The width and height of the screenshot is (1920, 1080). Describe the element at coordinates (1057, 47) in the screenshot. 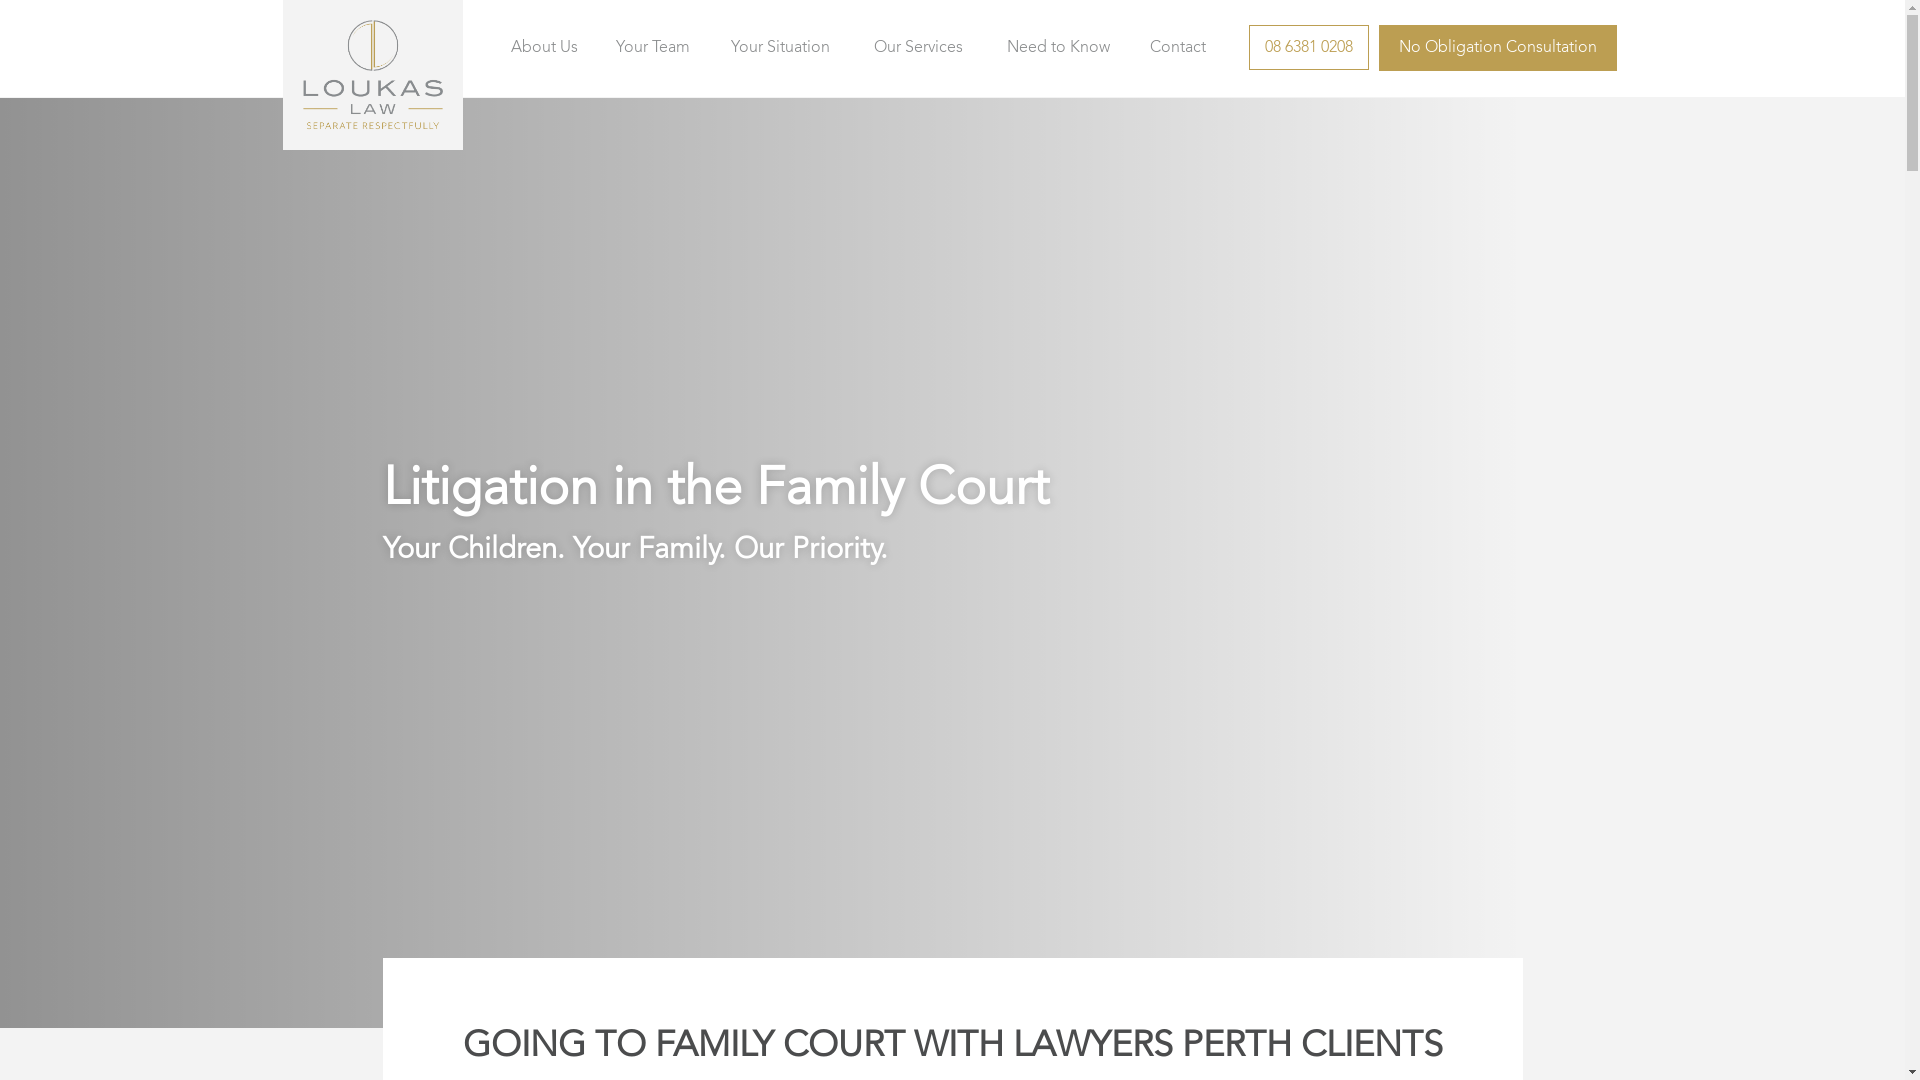

I see `'Need to Know'` at that location.